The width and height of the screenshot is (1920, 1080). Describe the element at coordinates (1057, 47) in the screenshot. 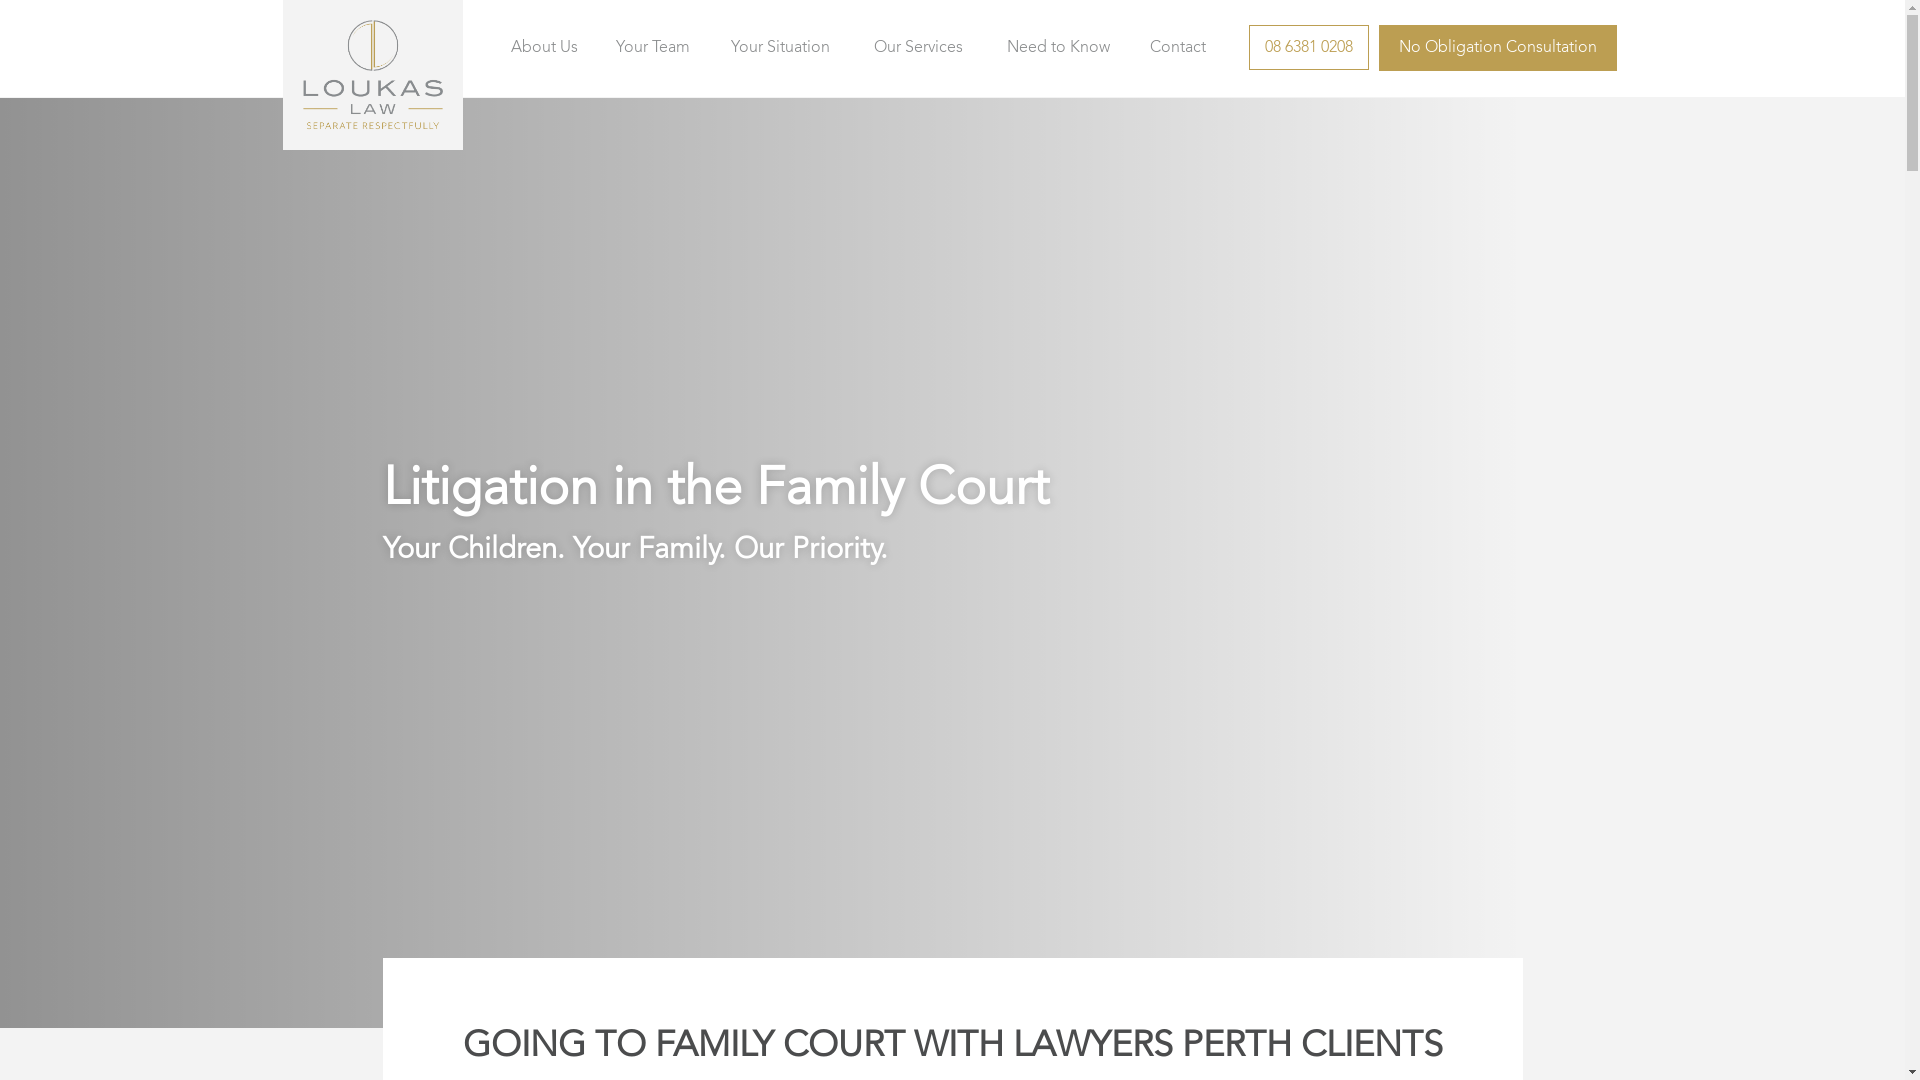

I see `'Need to Know'` at that location.